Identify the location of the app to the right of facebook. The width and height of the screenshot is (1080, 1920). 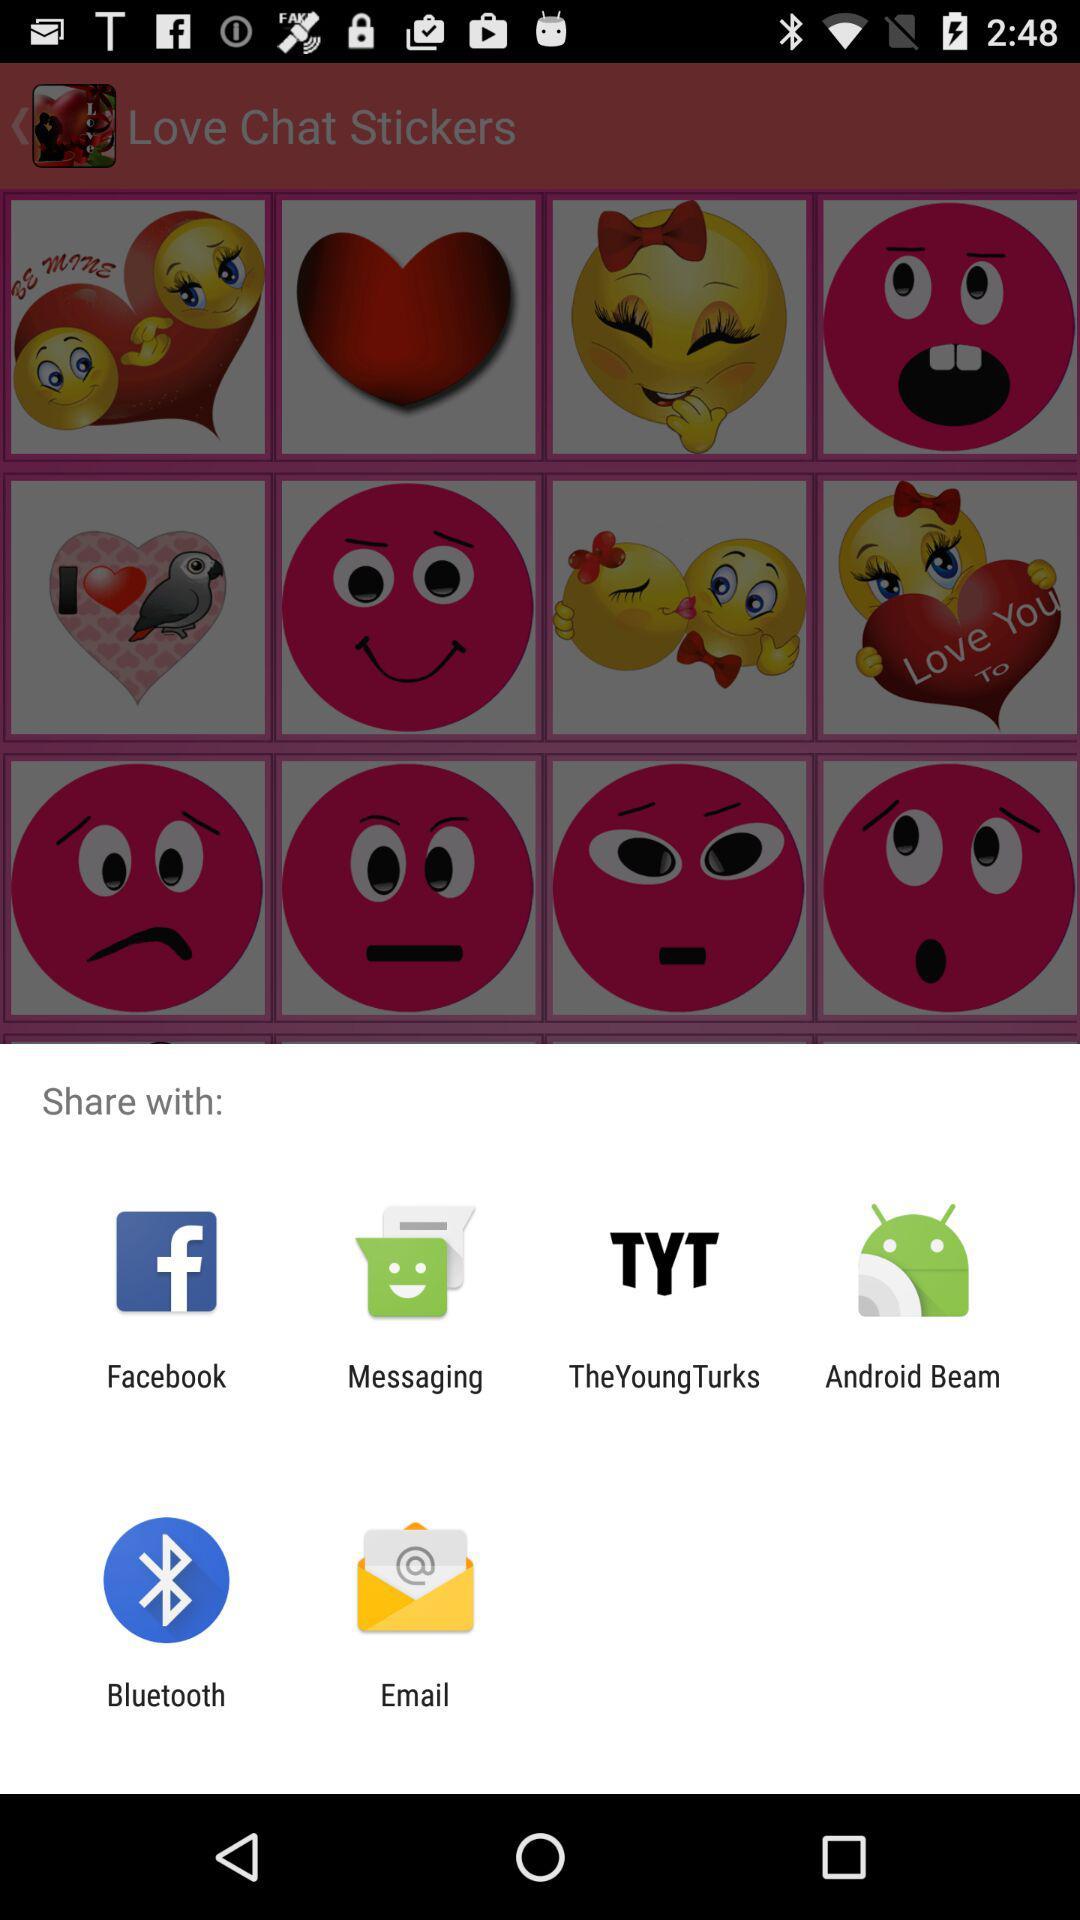
(414, 1392).